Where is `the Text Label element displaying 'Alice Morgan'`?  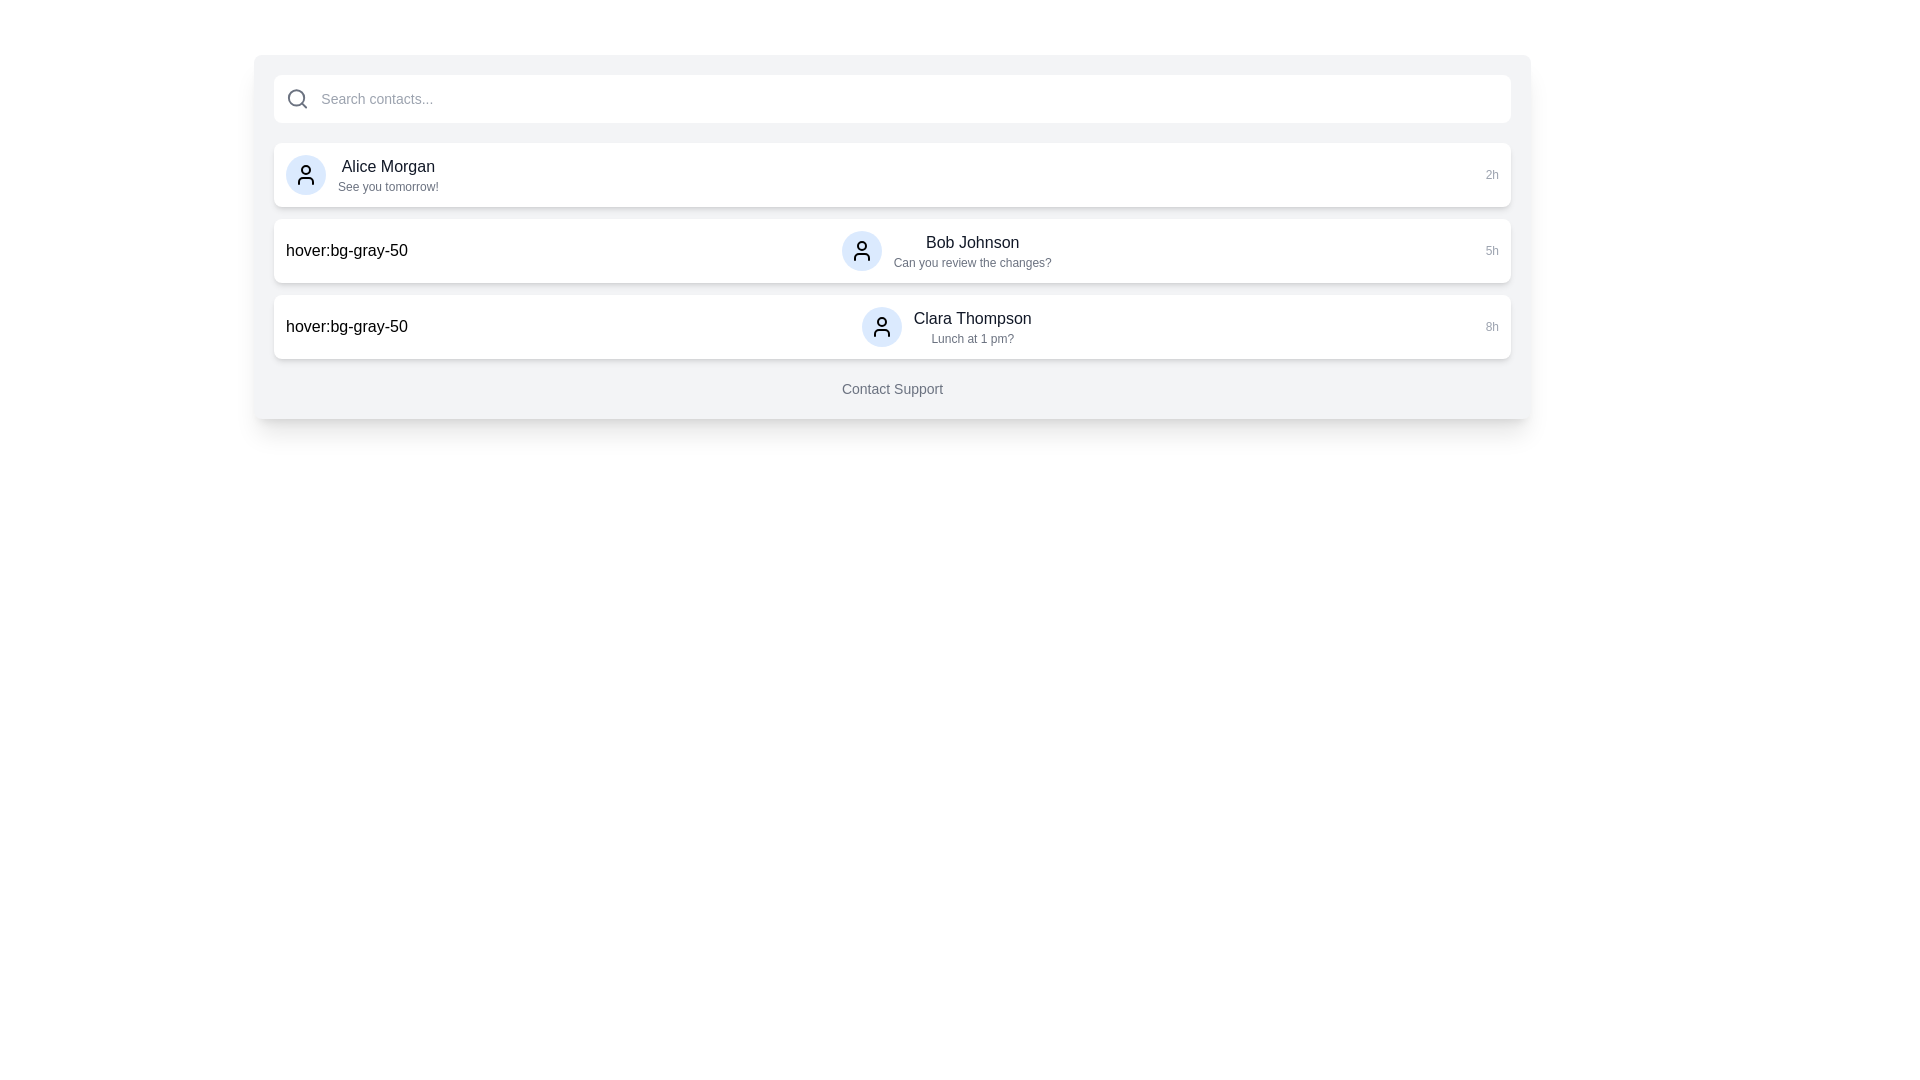
the Text Label element displaying 'Alice Morgan' is located at coordinates (388, 165).